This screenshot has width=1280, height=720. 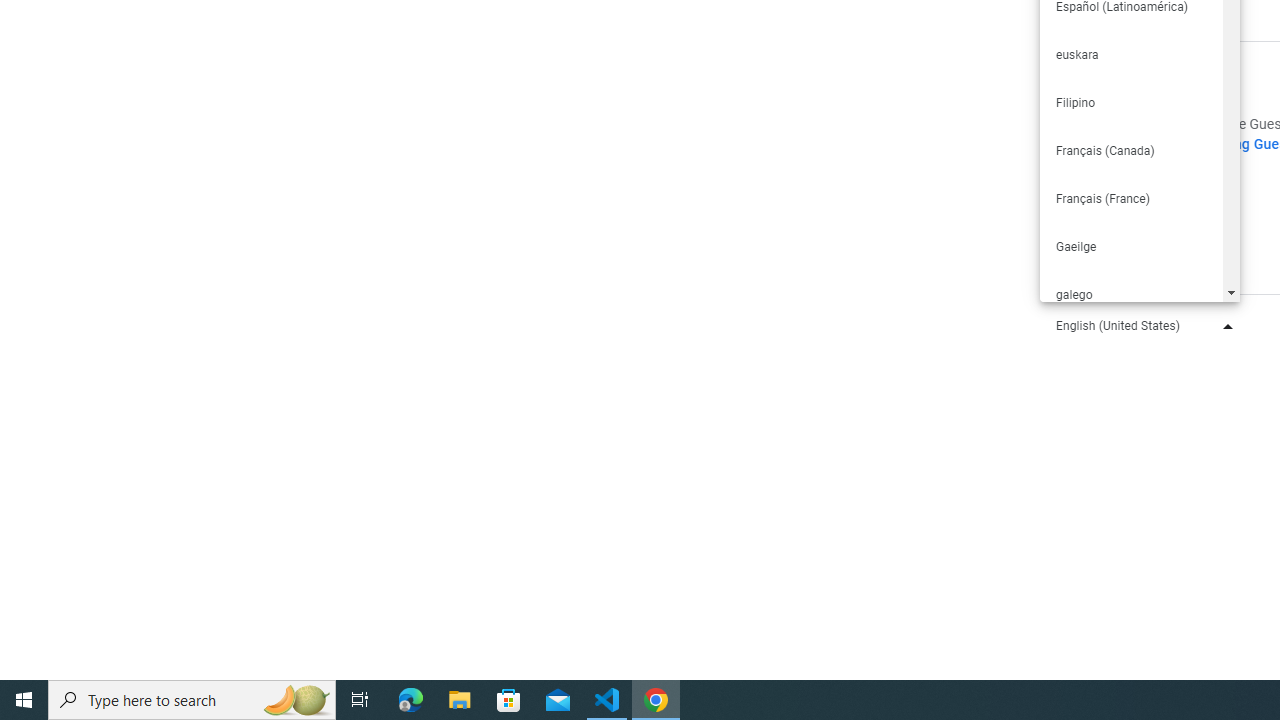 What do you see at coordinates (1130, 294) in the screenshot?
I see `'galego'` at bounding box center [1130, 294].